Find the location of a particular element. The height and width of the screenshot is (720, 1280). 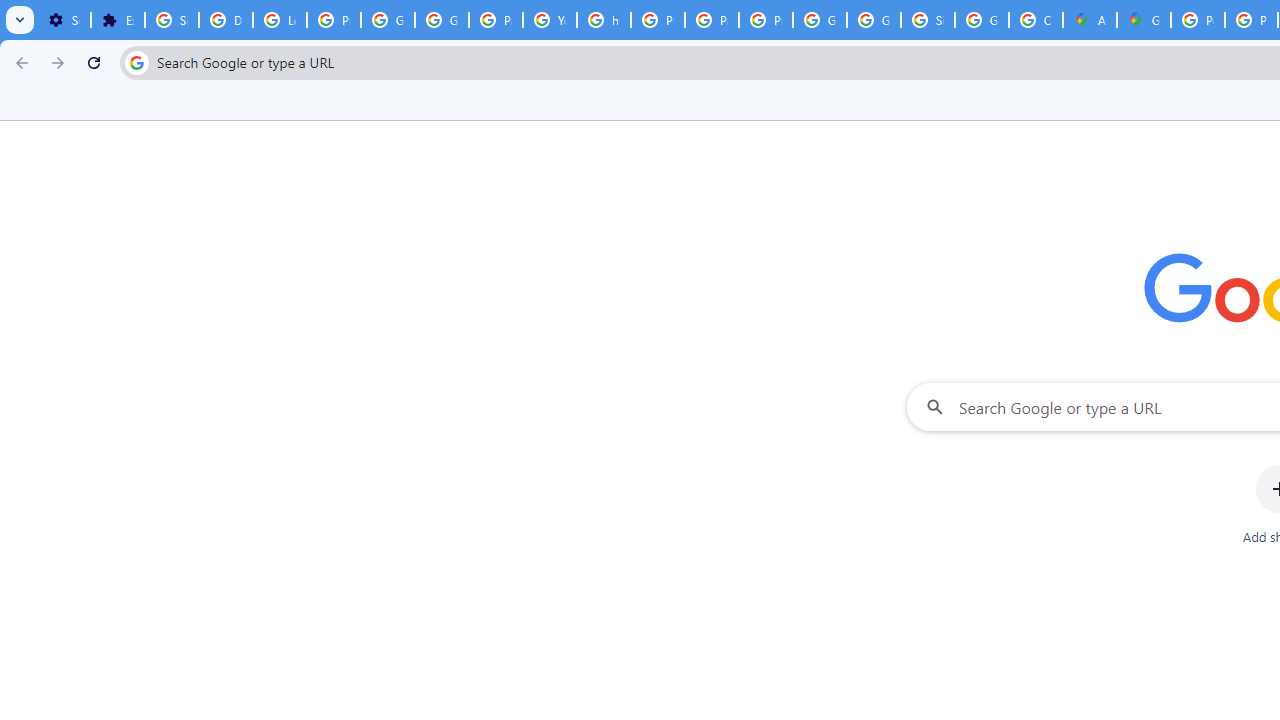

'Delete photos & videos - Computer - Google Photos Help' is located at coordinates (225, 20).